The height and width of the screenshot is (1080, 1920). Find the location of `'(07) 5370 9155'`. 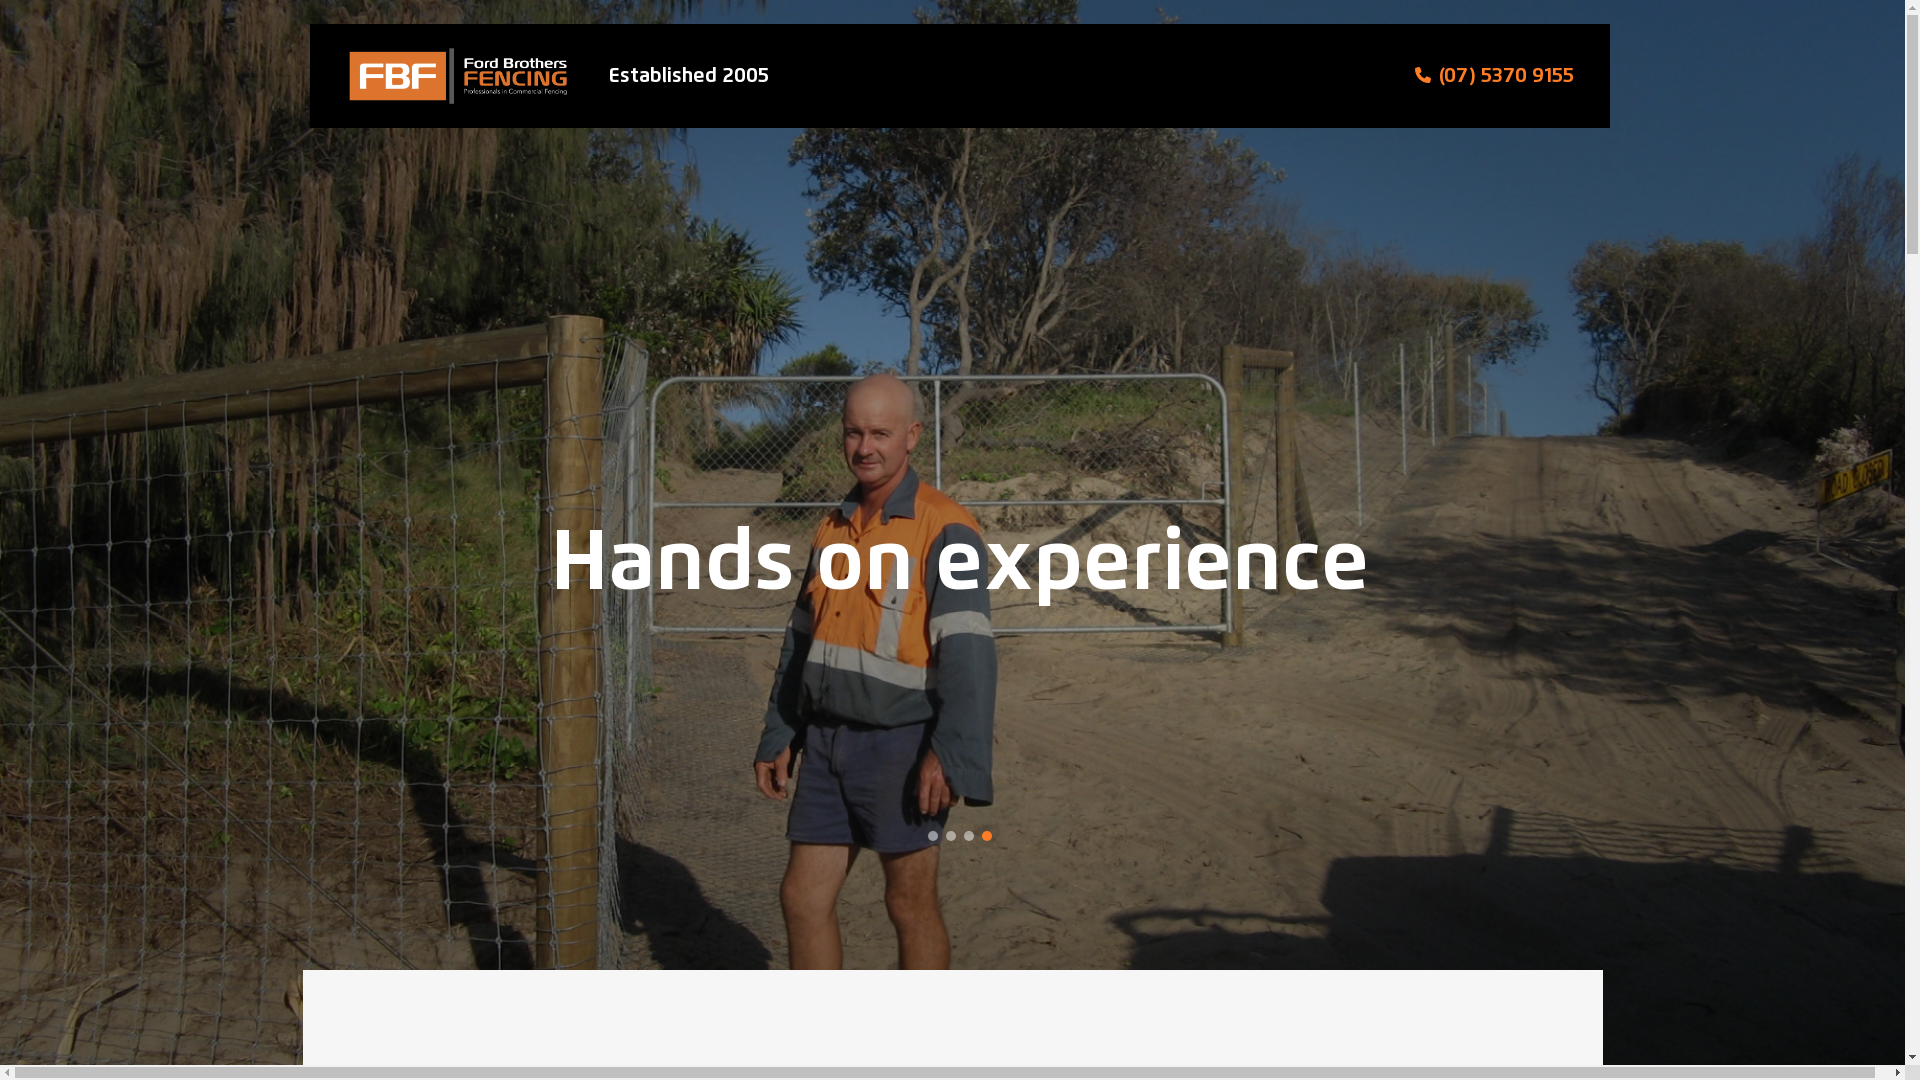

'(07) 5370 9155' is located at coordinates (1506, 75).